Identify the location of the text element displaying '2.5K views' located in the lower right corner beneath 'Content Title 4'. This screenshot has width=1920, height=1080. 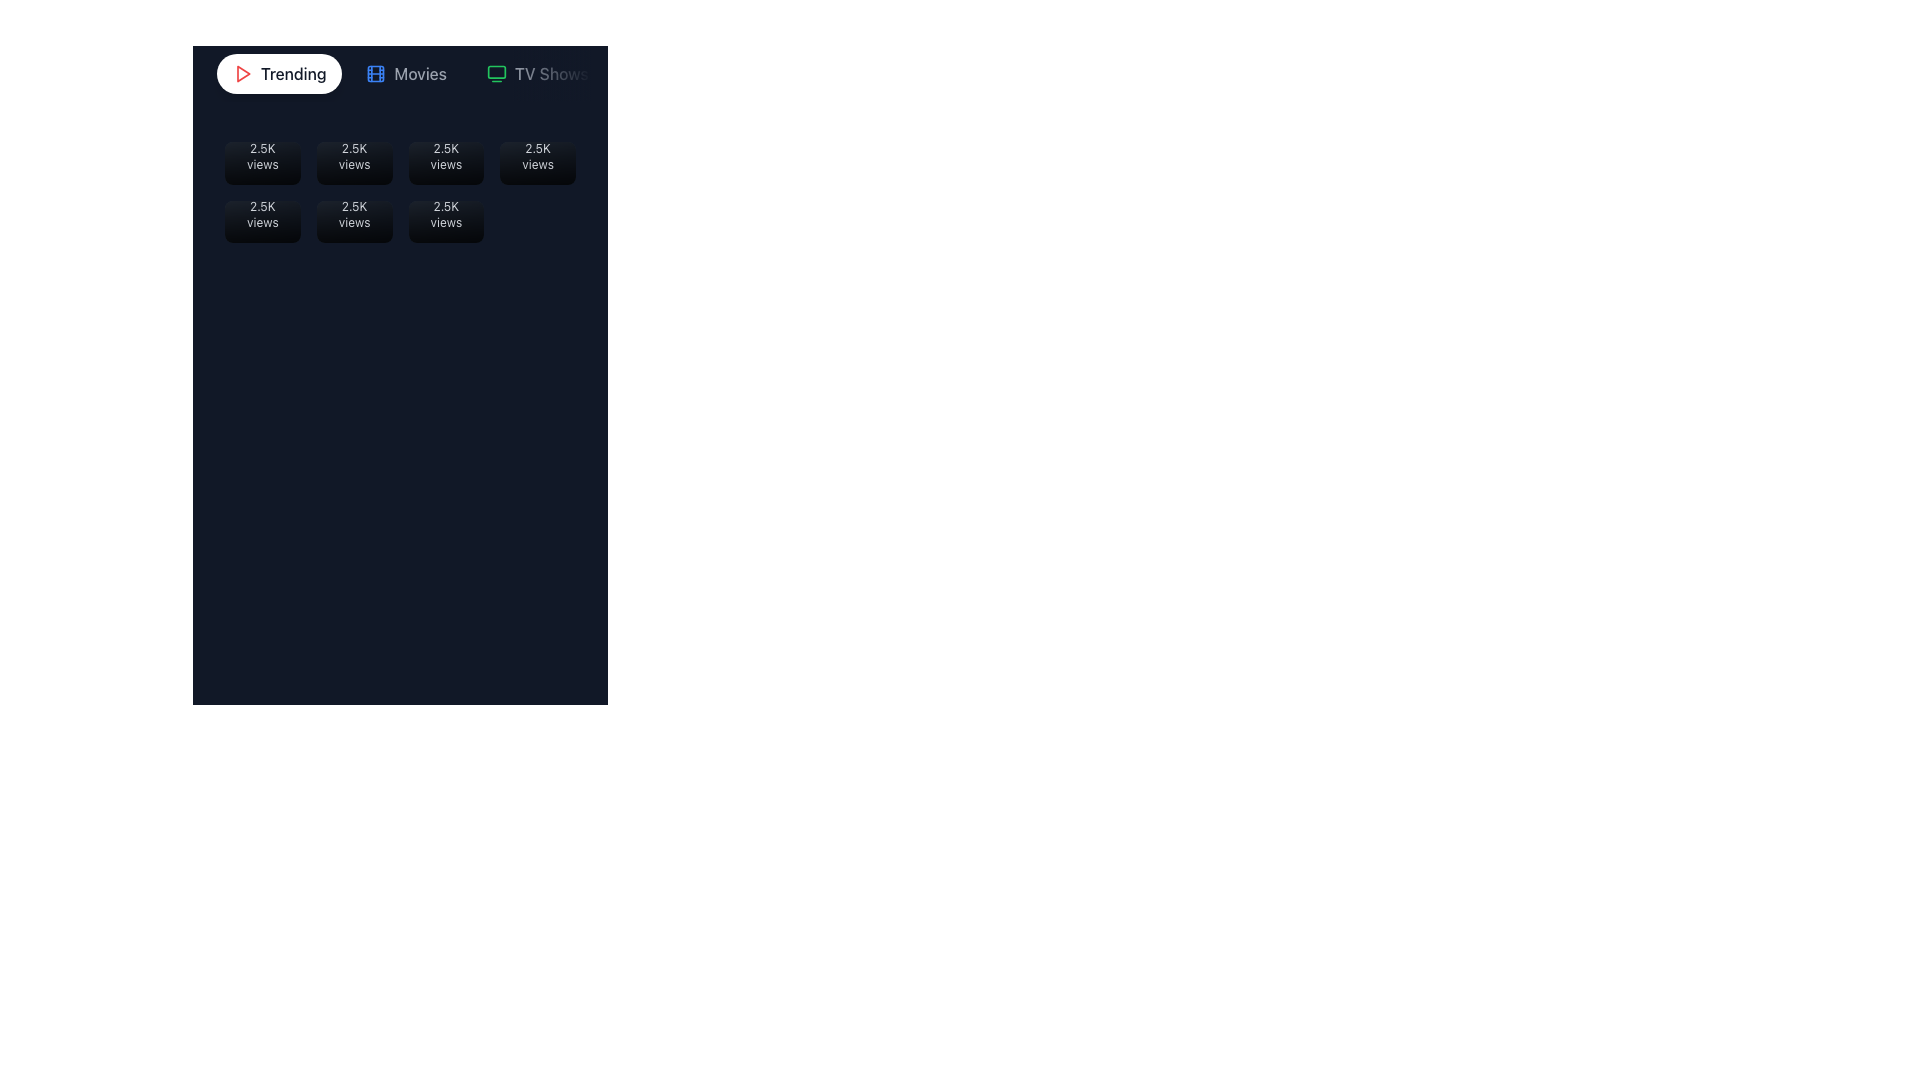
(538, 155).